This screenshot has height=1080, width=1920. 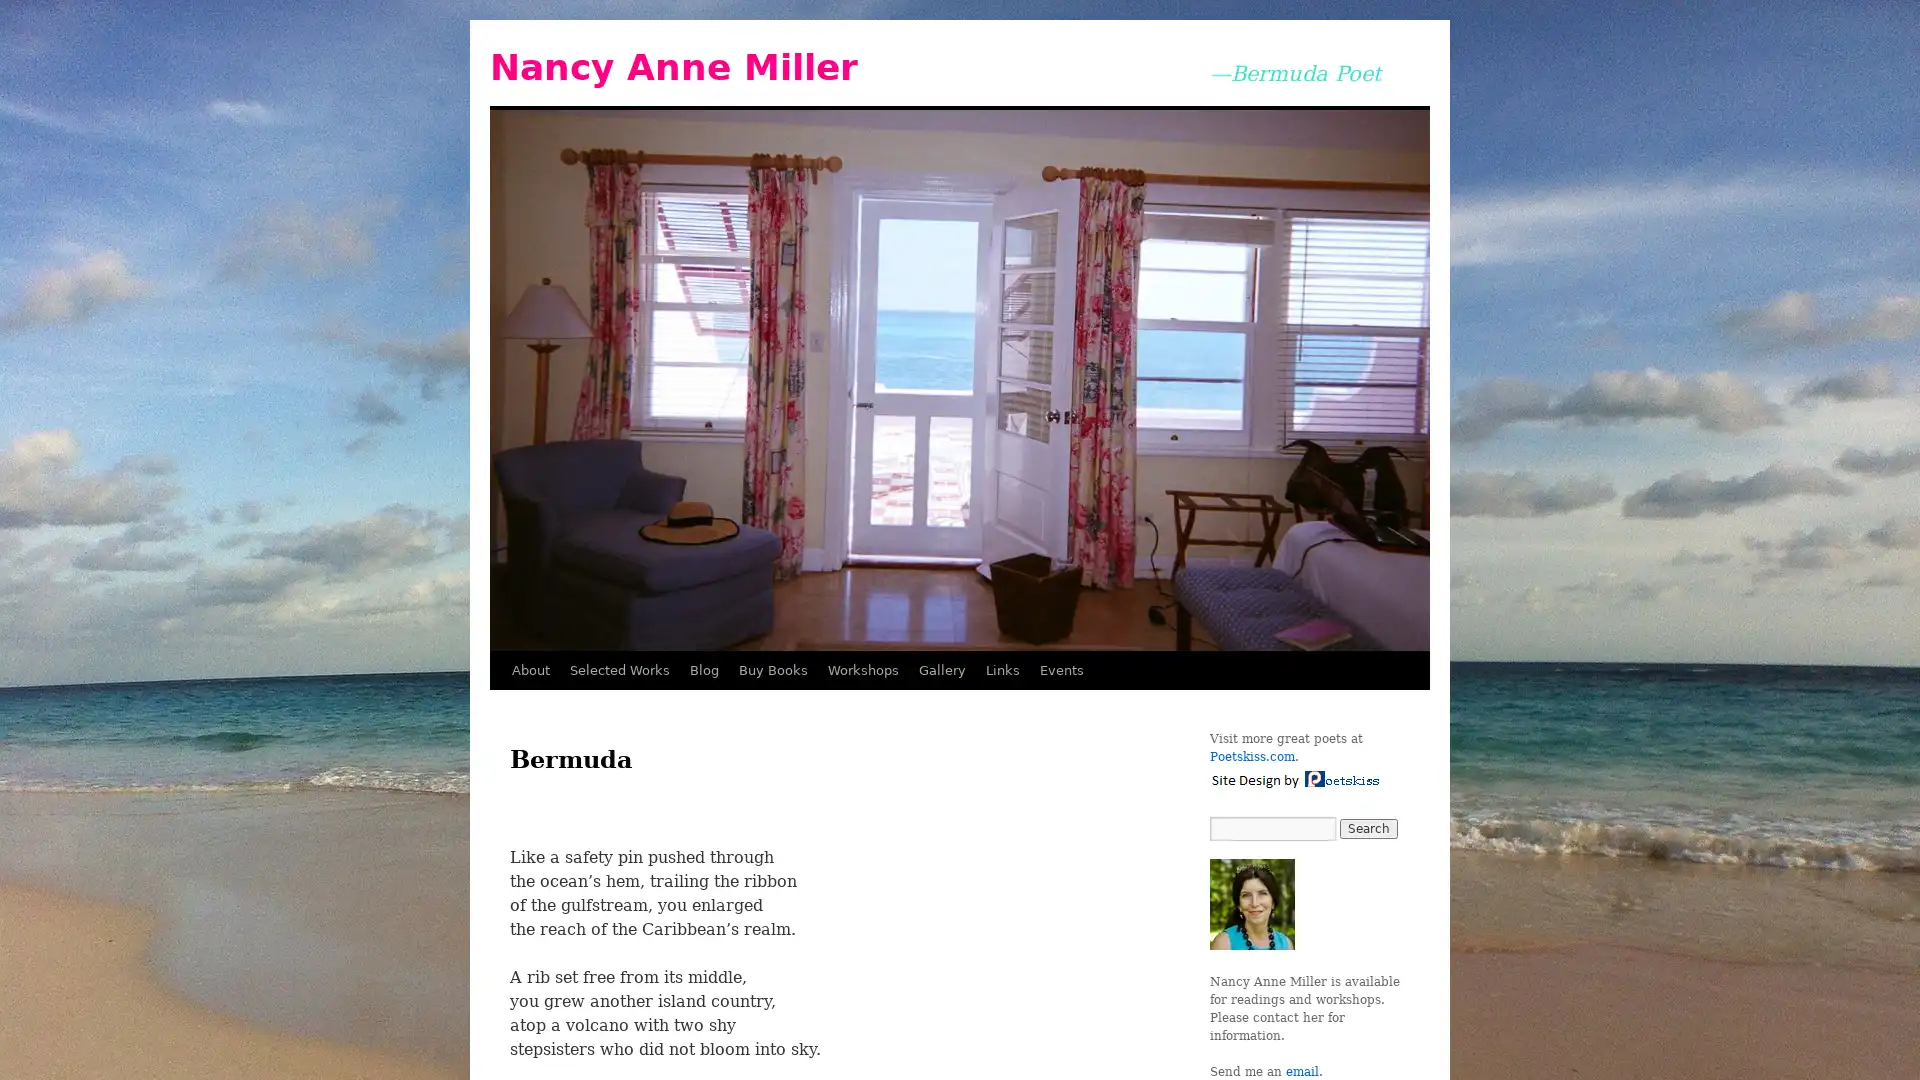 I want to click on Search, so click(x=1367, y=829).